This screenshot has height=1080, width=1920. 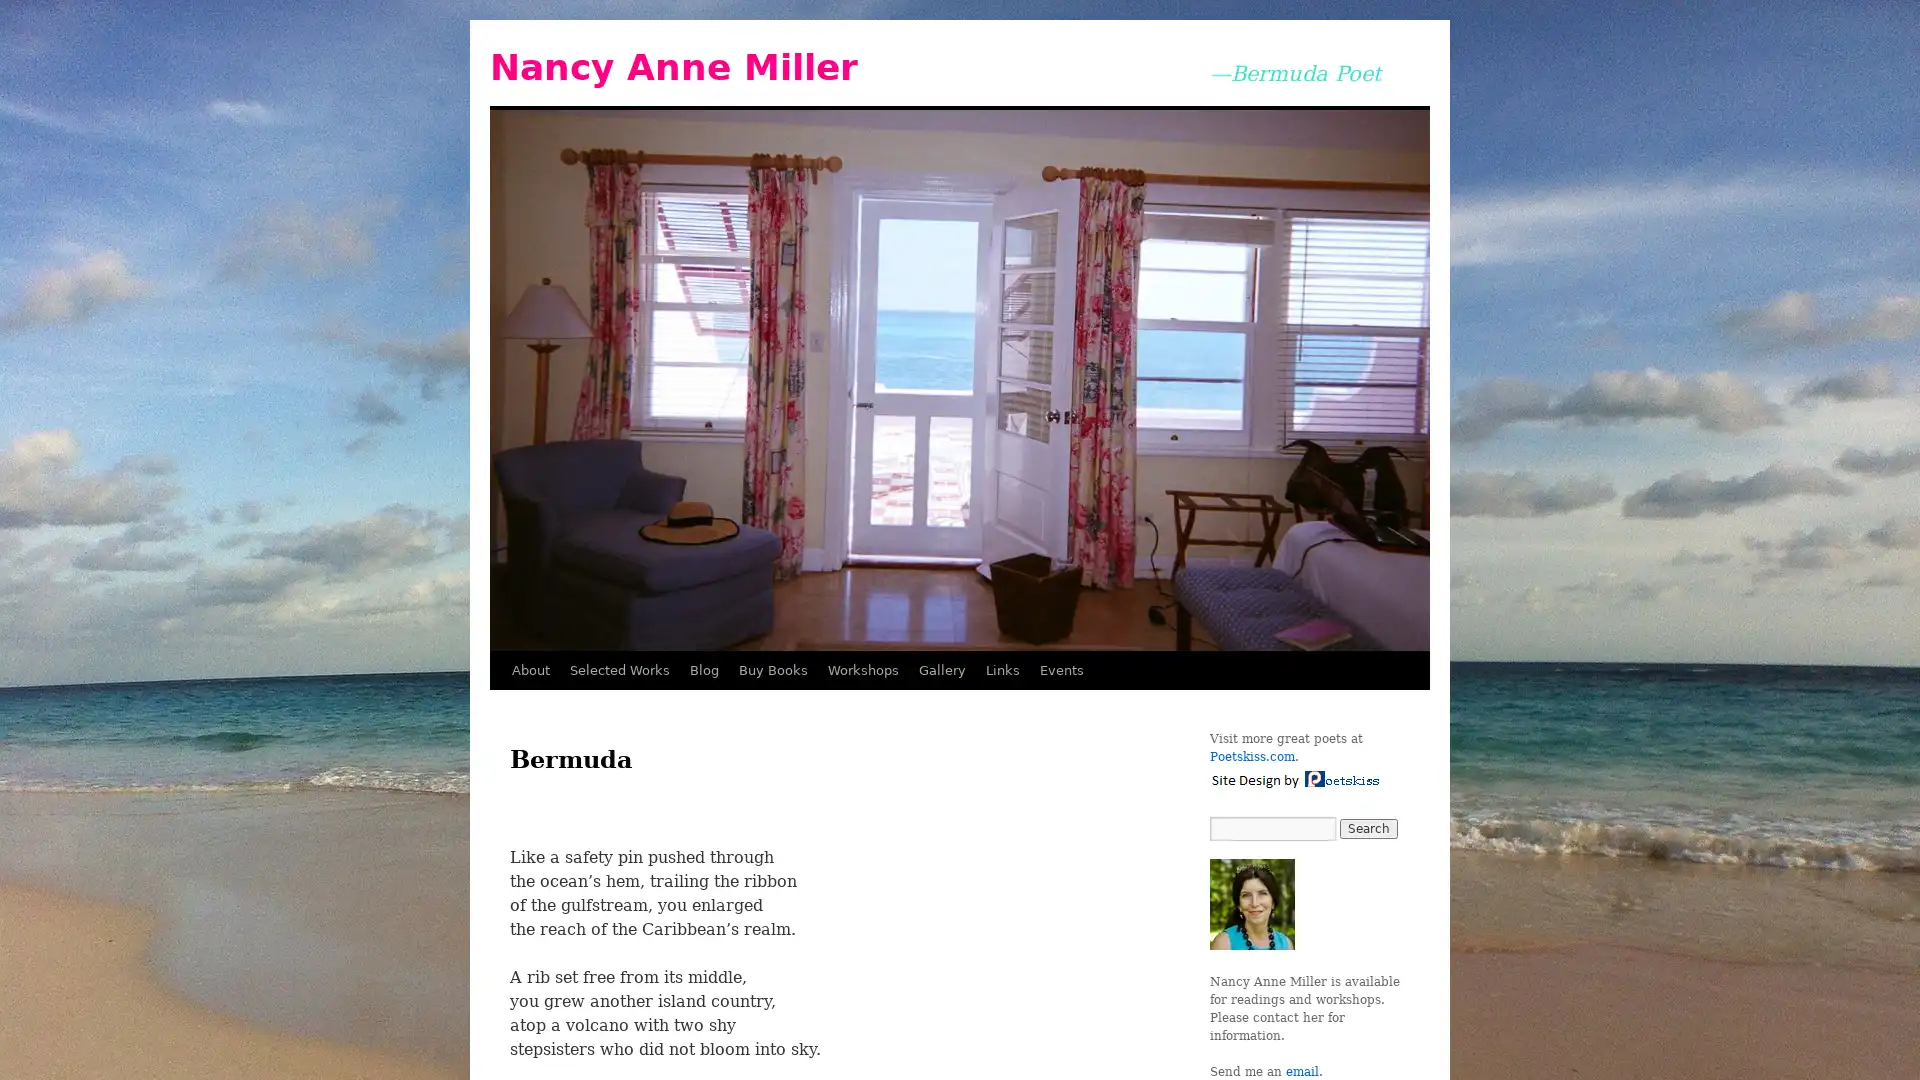 I want to click on Search, so click(x=1367, y=829).